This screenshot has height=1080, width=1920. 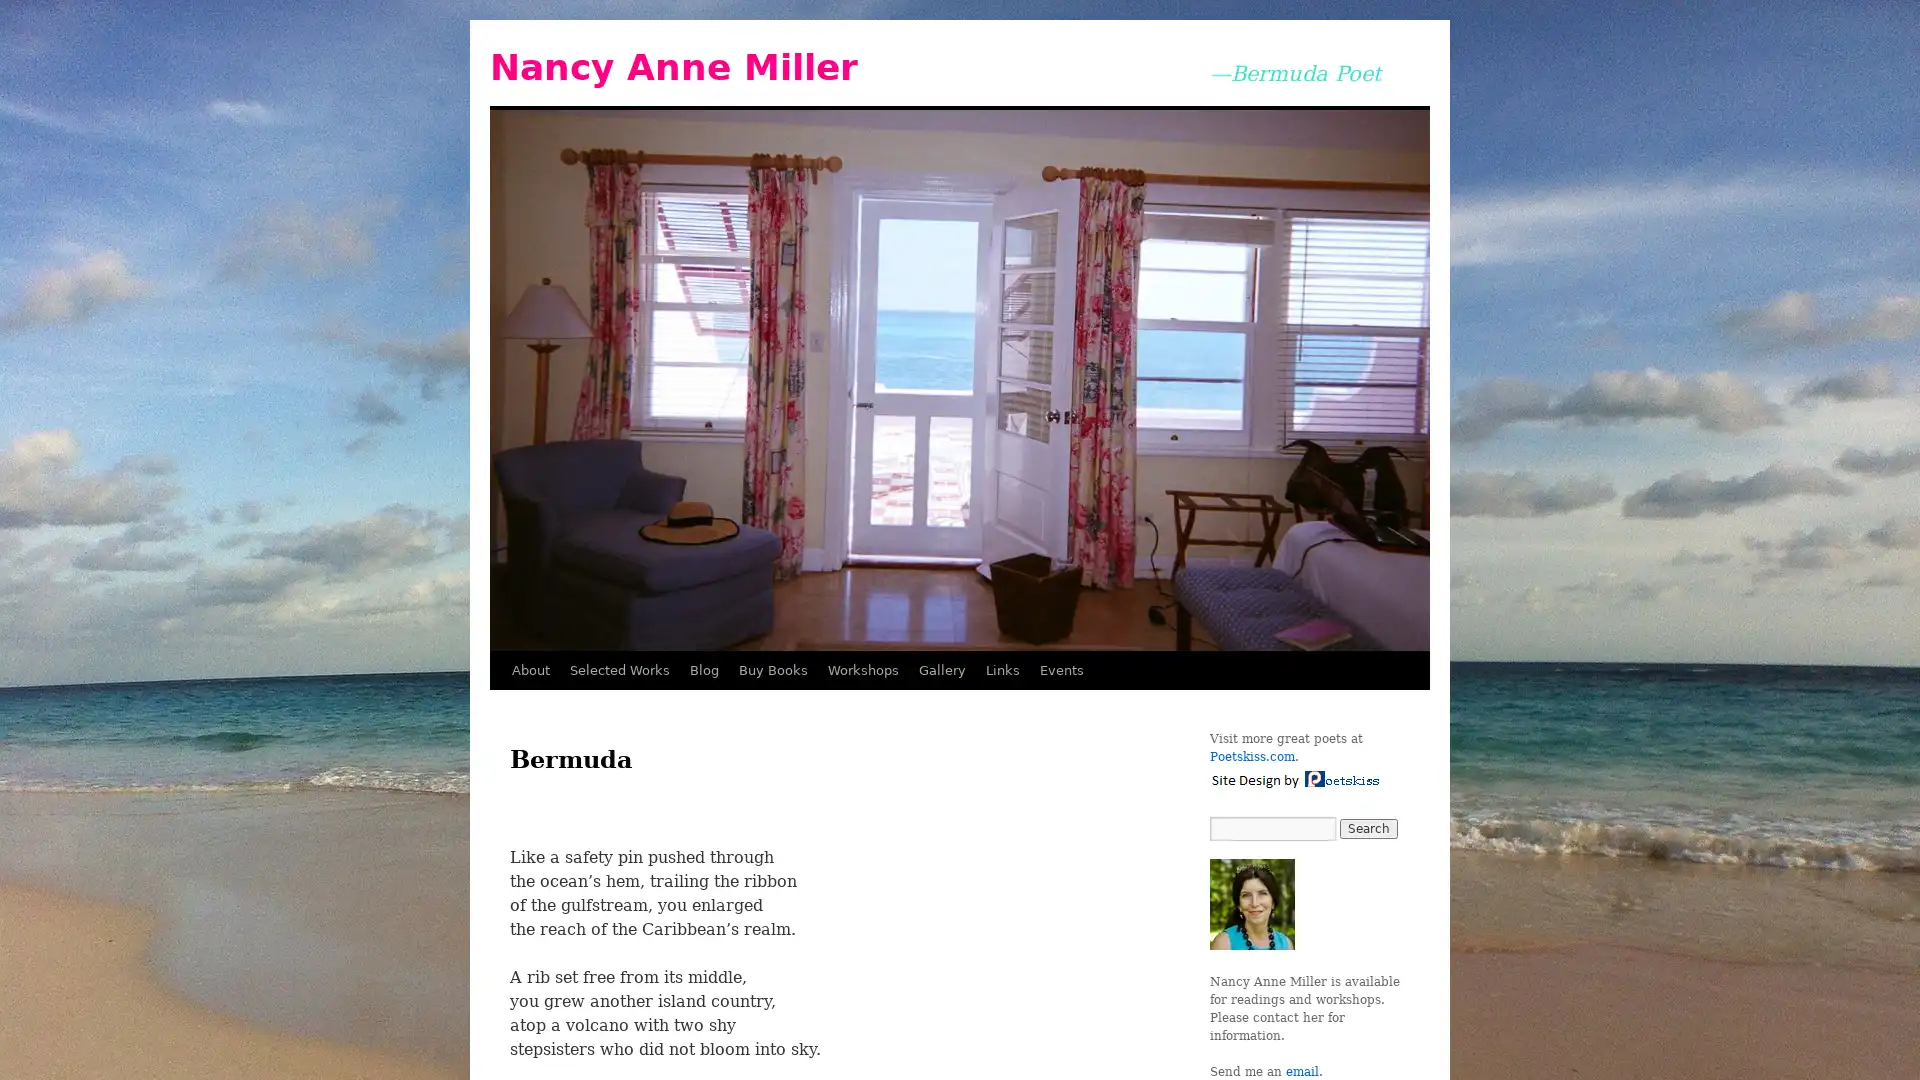 I want to click on Search, so click(x=1367, y=829).